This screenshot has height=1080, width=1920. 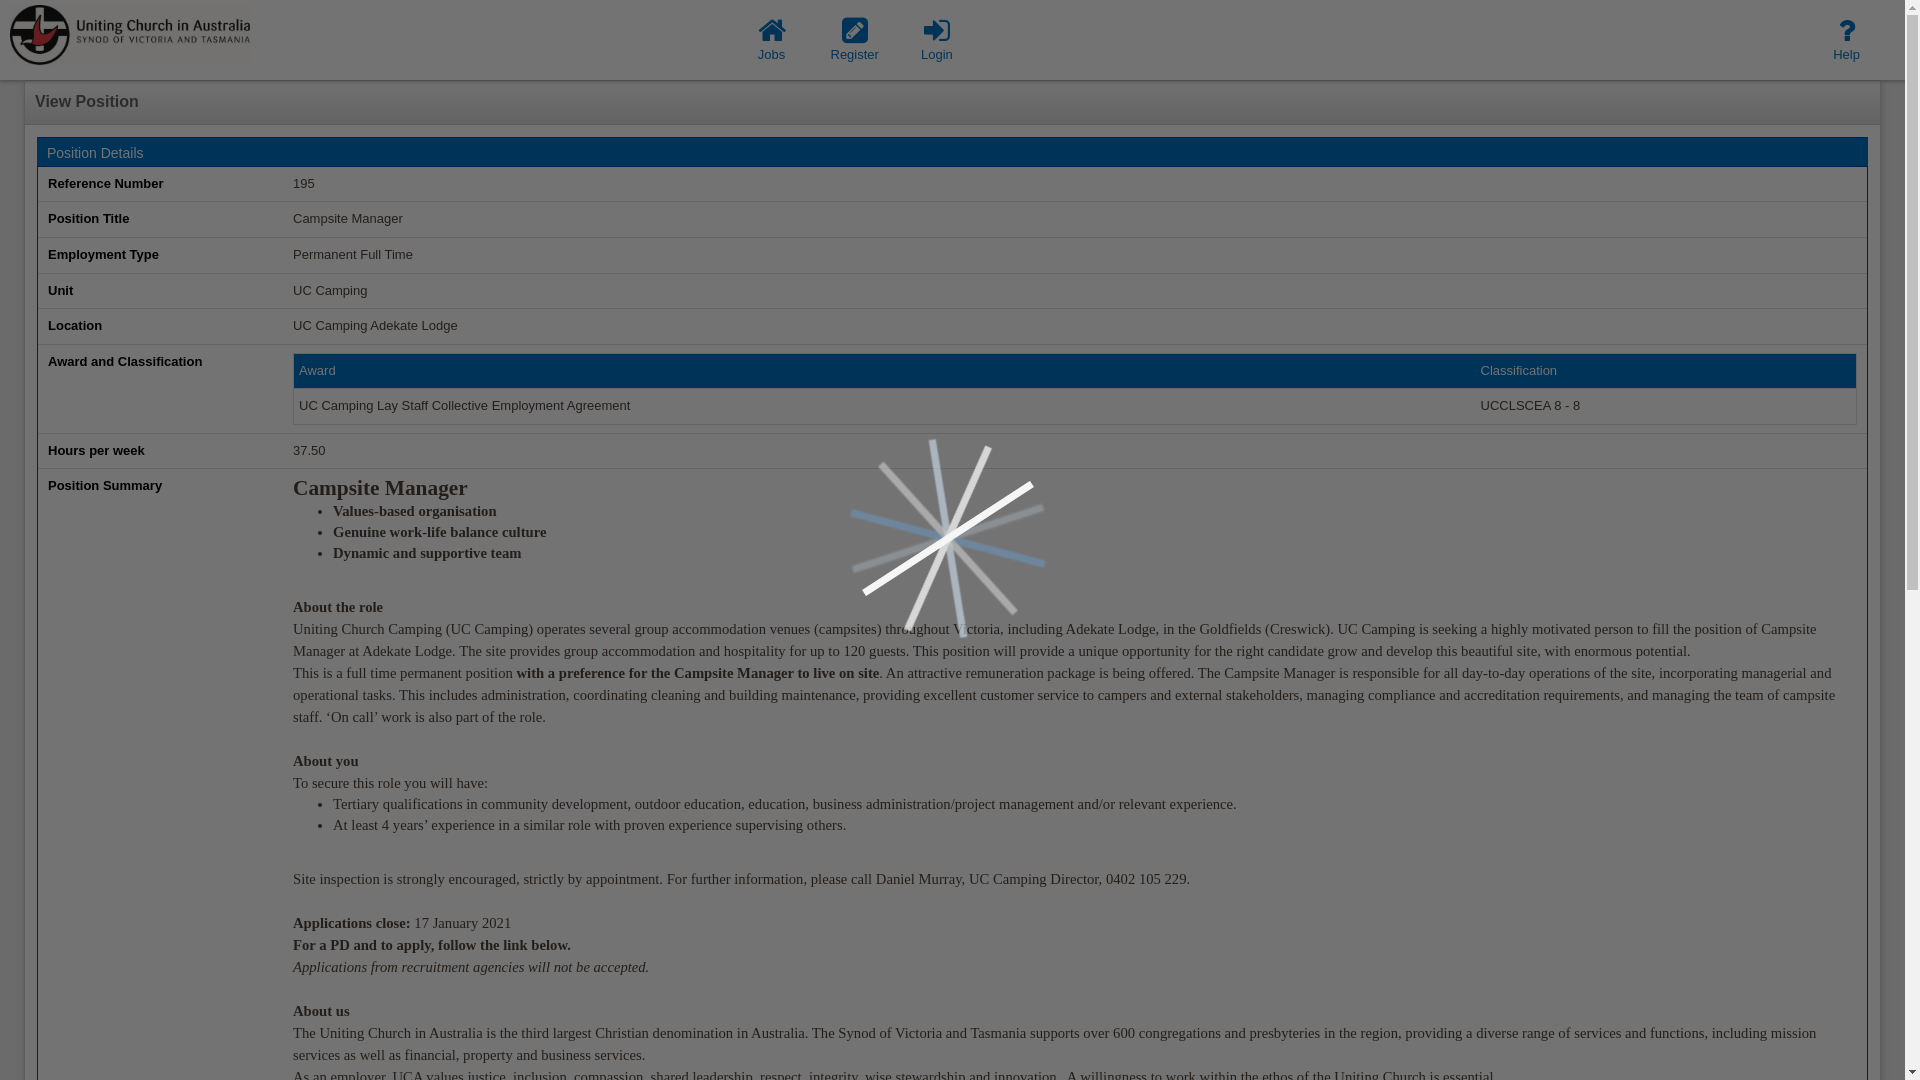 What do you see at coordinates (771, 39) in the screenshot?
I see `'Jobs'` at bounding box center [771, 39].